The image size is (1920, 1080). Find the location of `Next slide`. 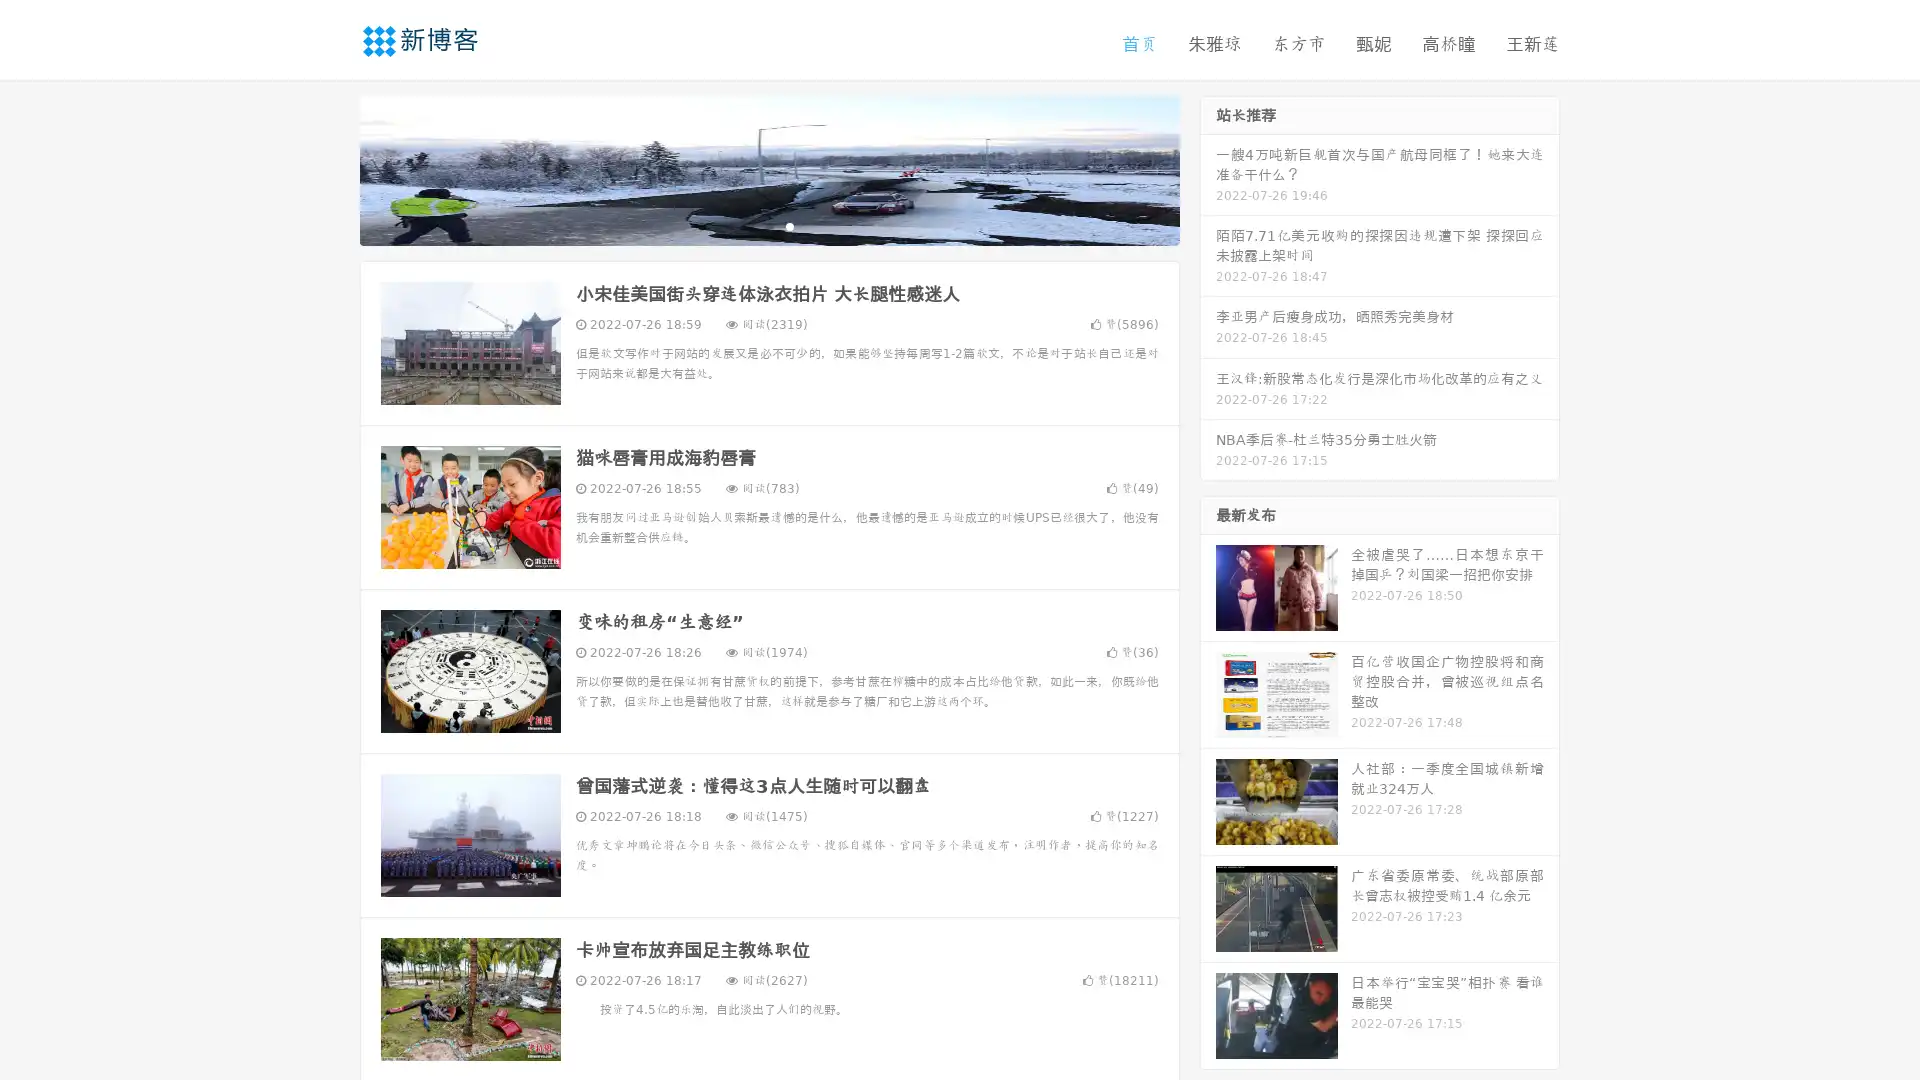

Next slide is located at coordinates (1208, 168).